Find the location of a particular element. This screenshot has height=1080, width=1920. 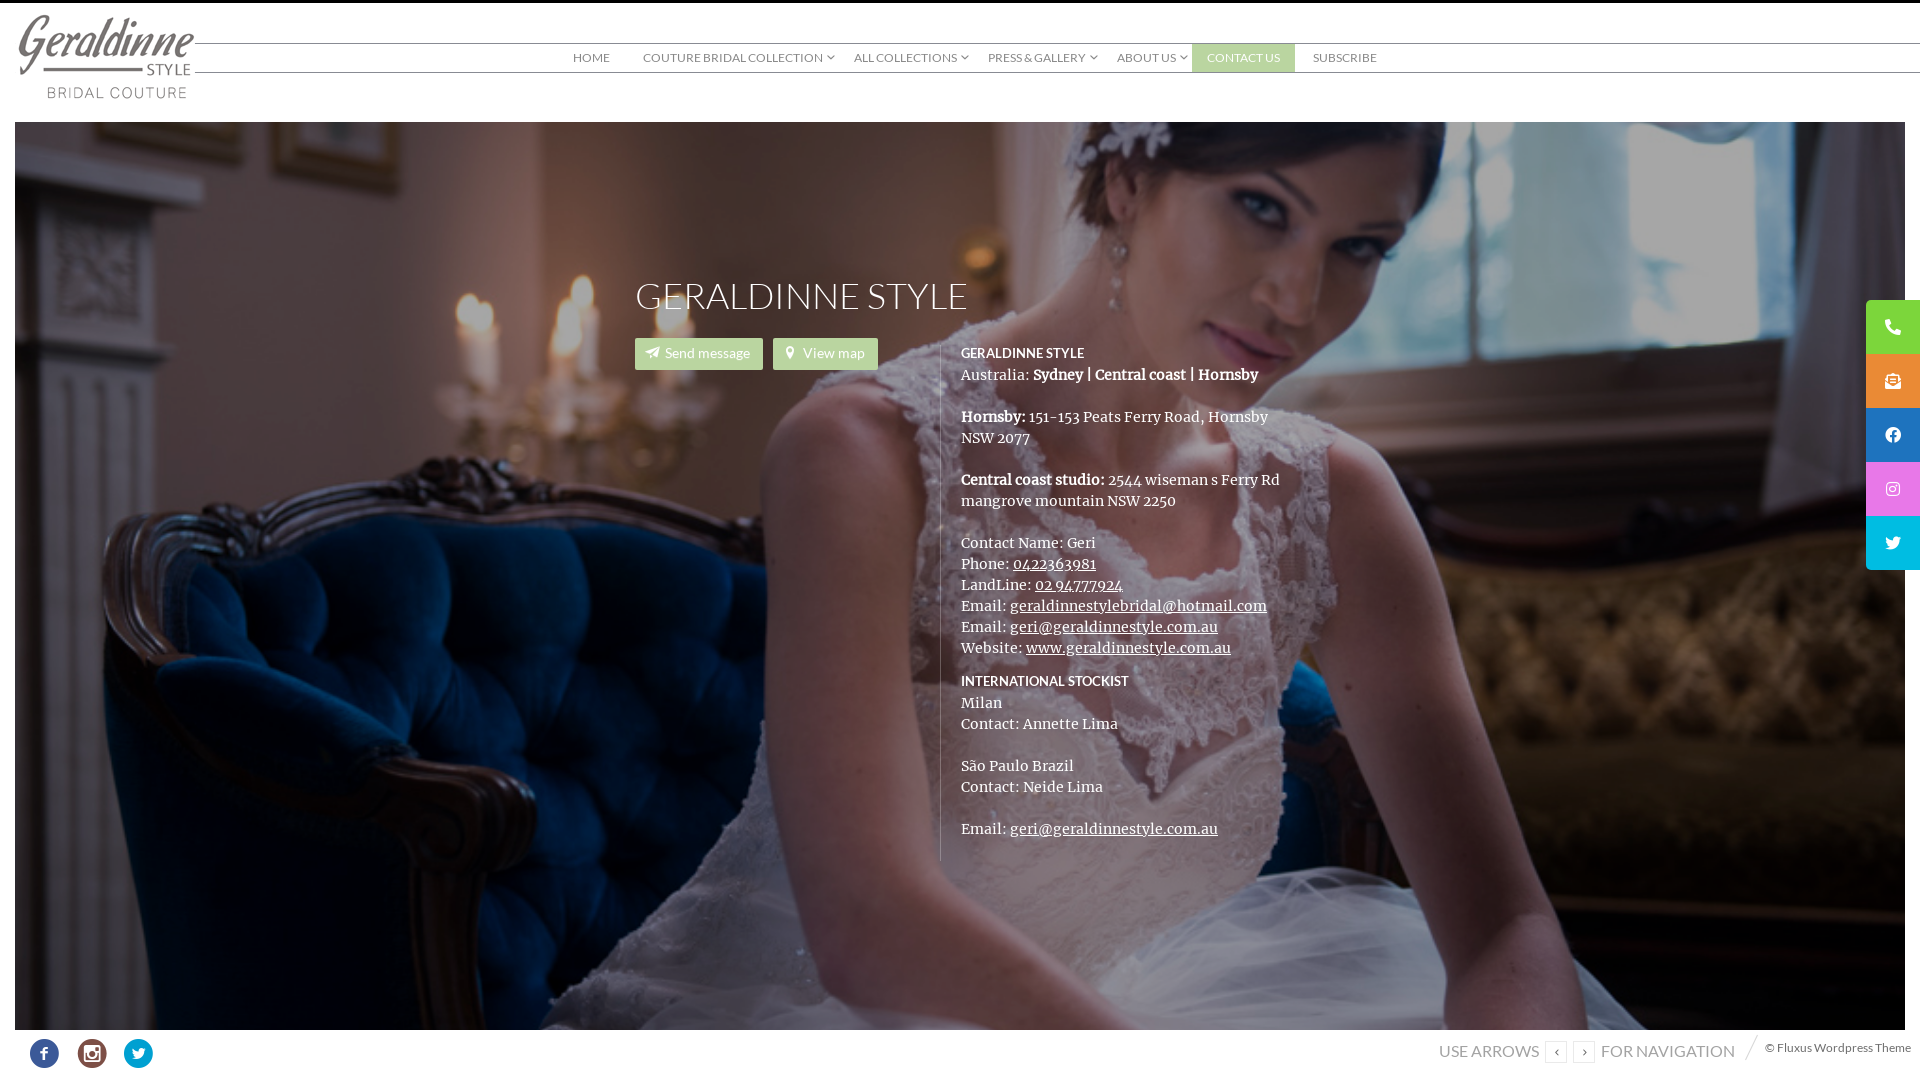

'Send message' is located at coordinates (699, 353).